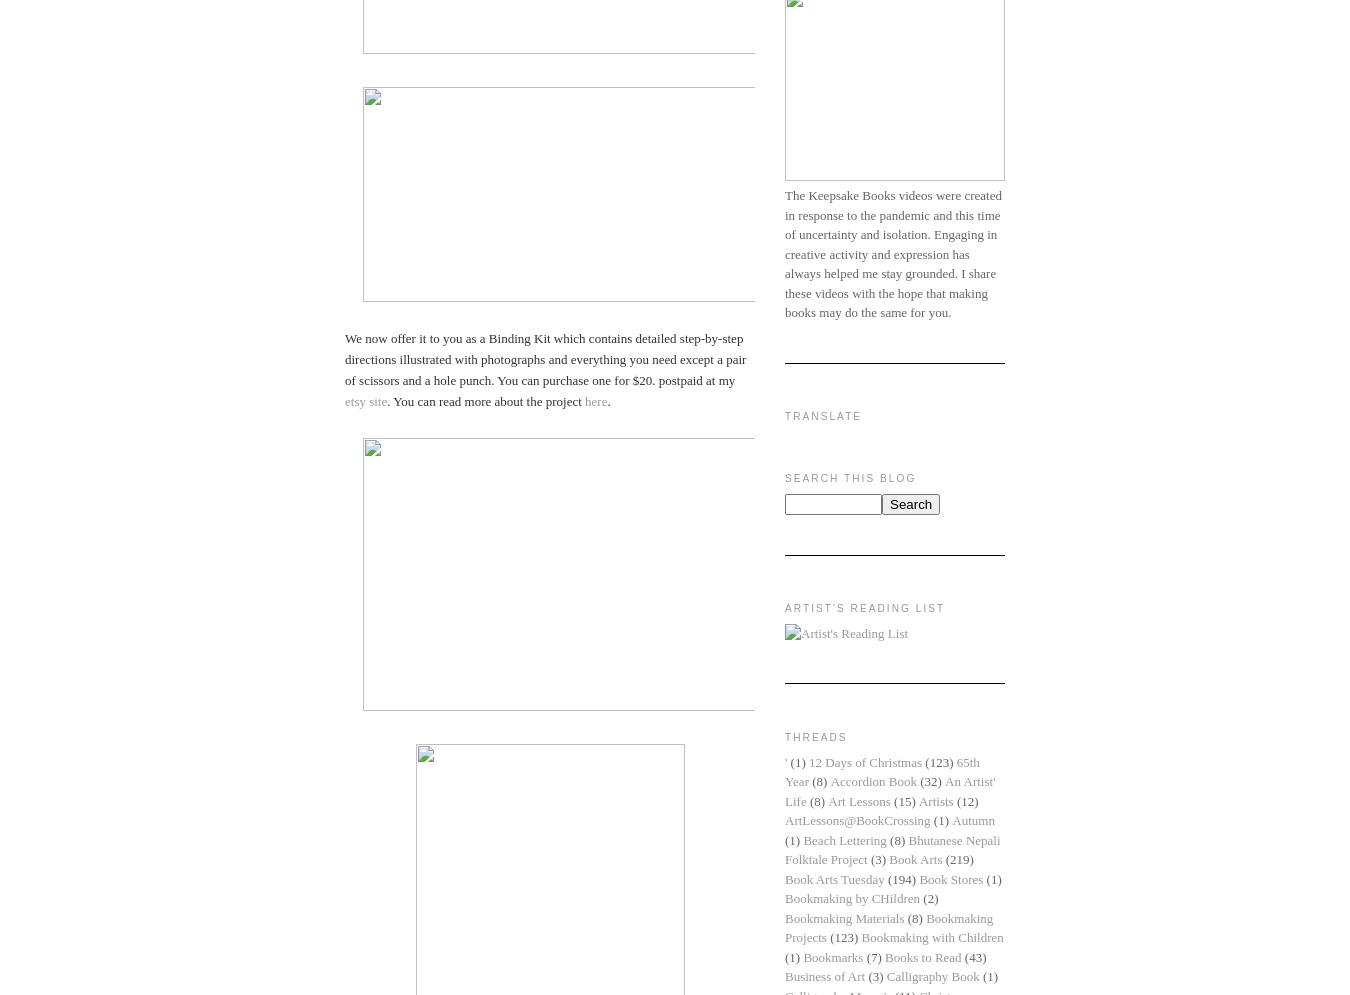  What do you see at coordinates (888, 859) in the screenshot?
I see `'Book Arts'` at bounding box center [888, 859].